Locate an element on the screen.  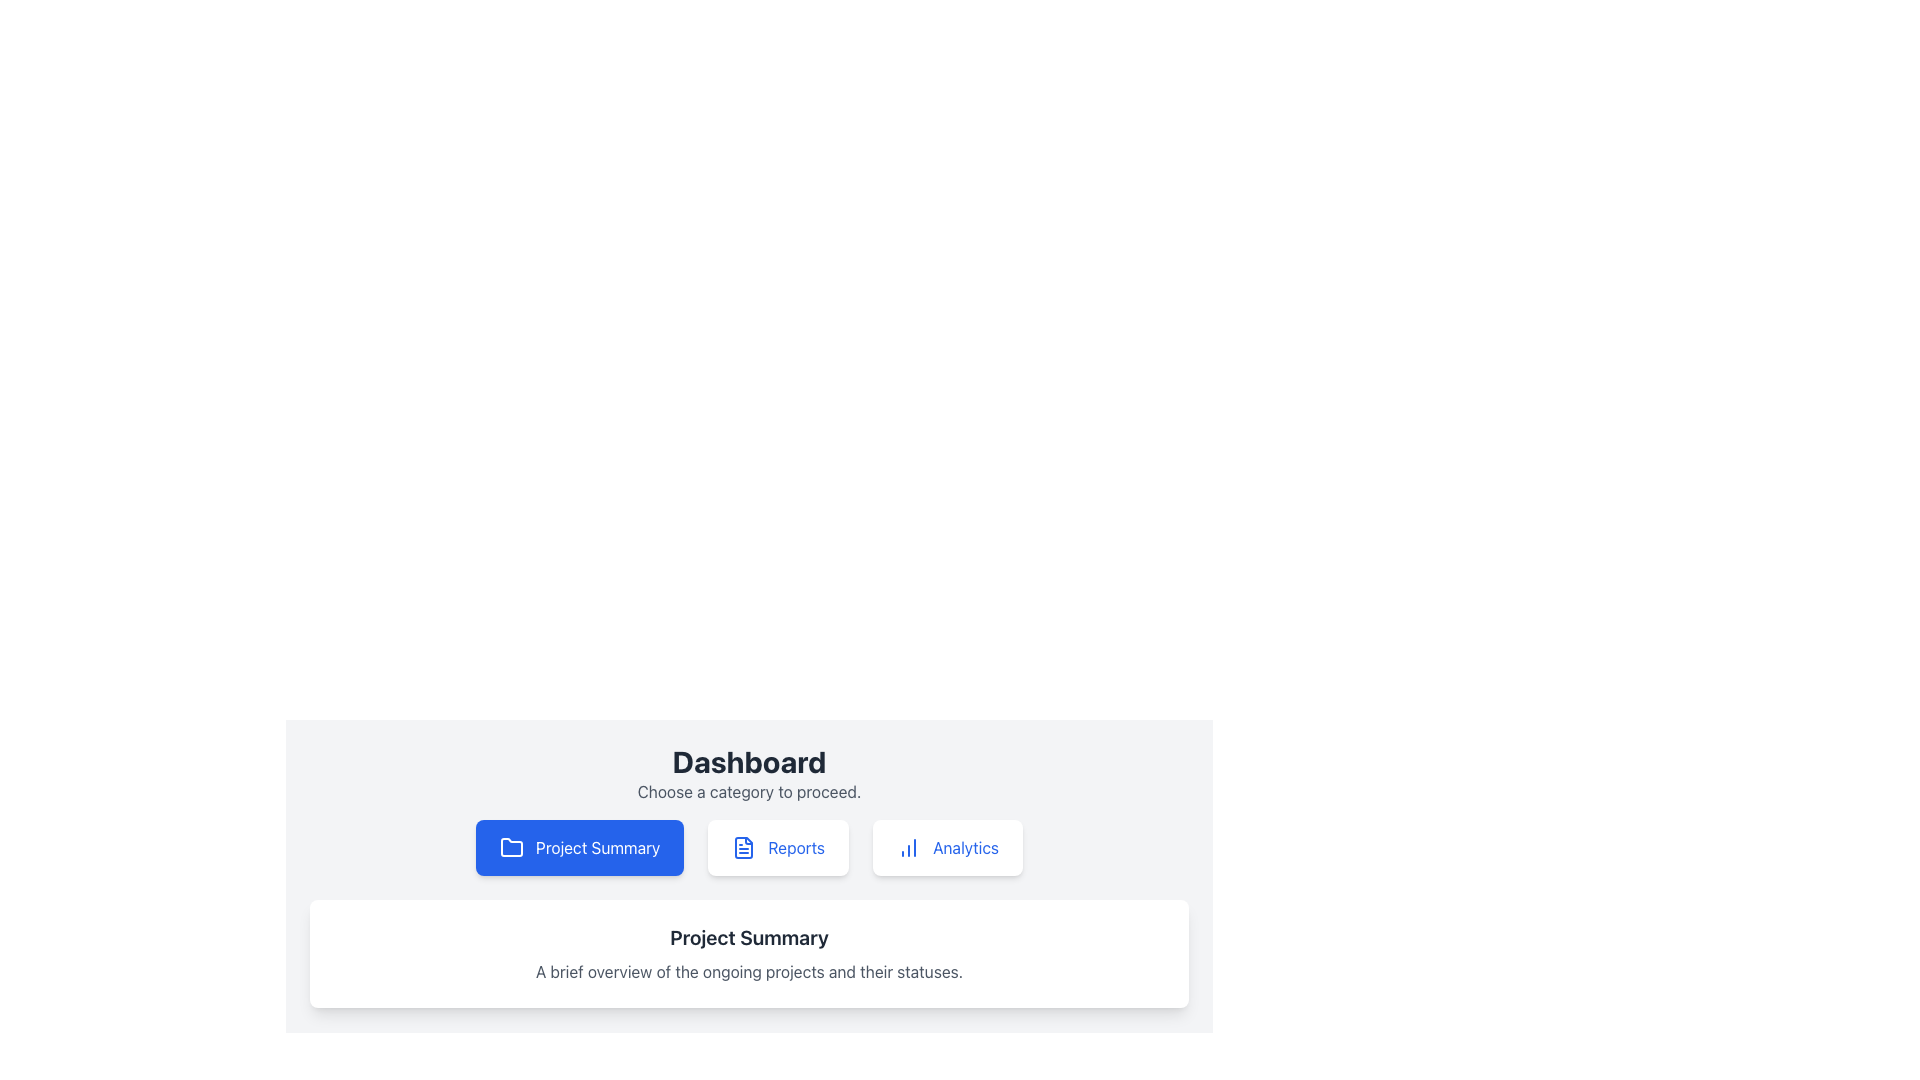
the static text element that instructs the user to select a category, located below the 'Dashboard' heading is located at coordinates (748, 790).